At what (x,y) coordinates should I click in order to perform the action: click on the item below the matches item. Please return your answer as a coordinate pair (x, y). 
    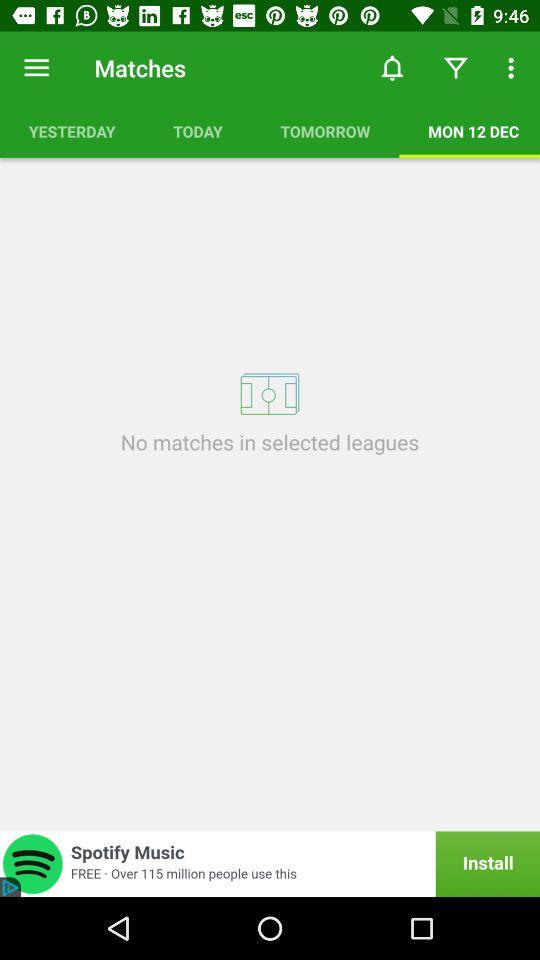
    Looking at the image, I should click on (198, 130).